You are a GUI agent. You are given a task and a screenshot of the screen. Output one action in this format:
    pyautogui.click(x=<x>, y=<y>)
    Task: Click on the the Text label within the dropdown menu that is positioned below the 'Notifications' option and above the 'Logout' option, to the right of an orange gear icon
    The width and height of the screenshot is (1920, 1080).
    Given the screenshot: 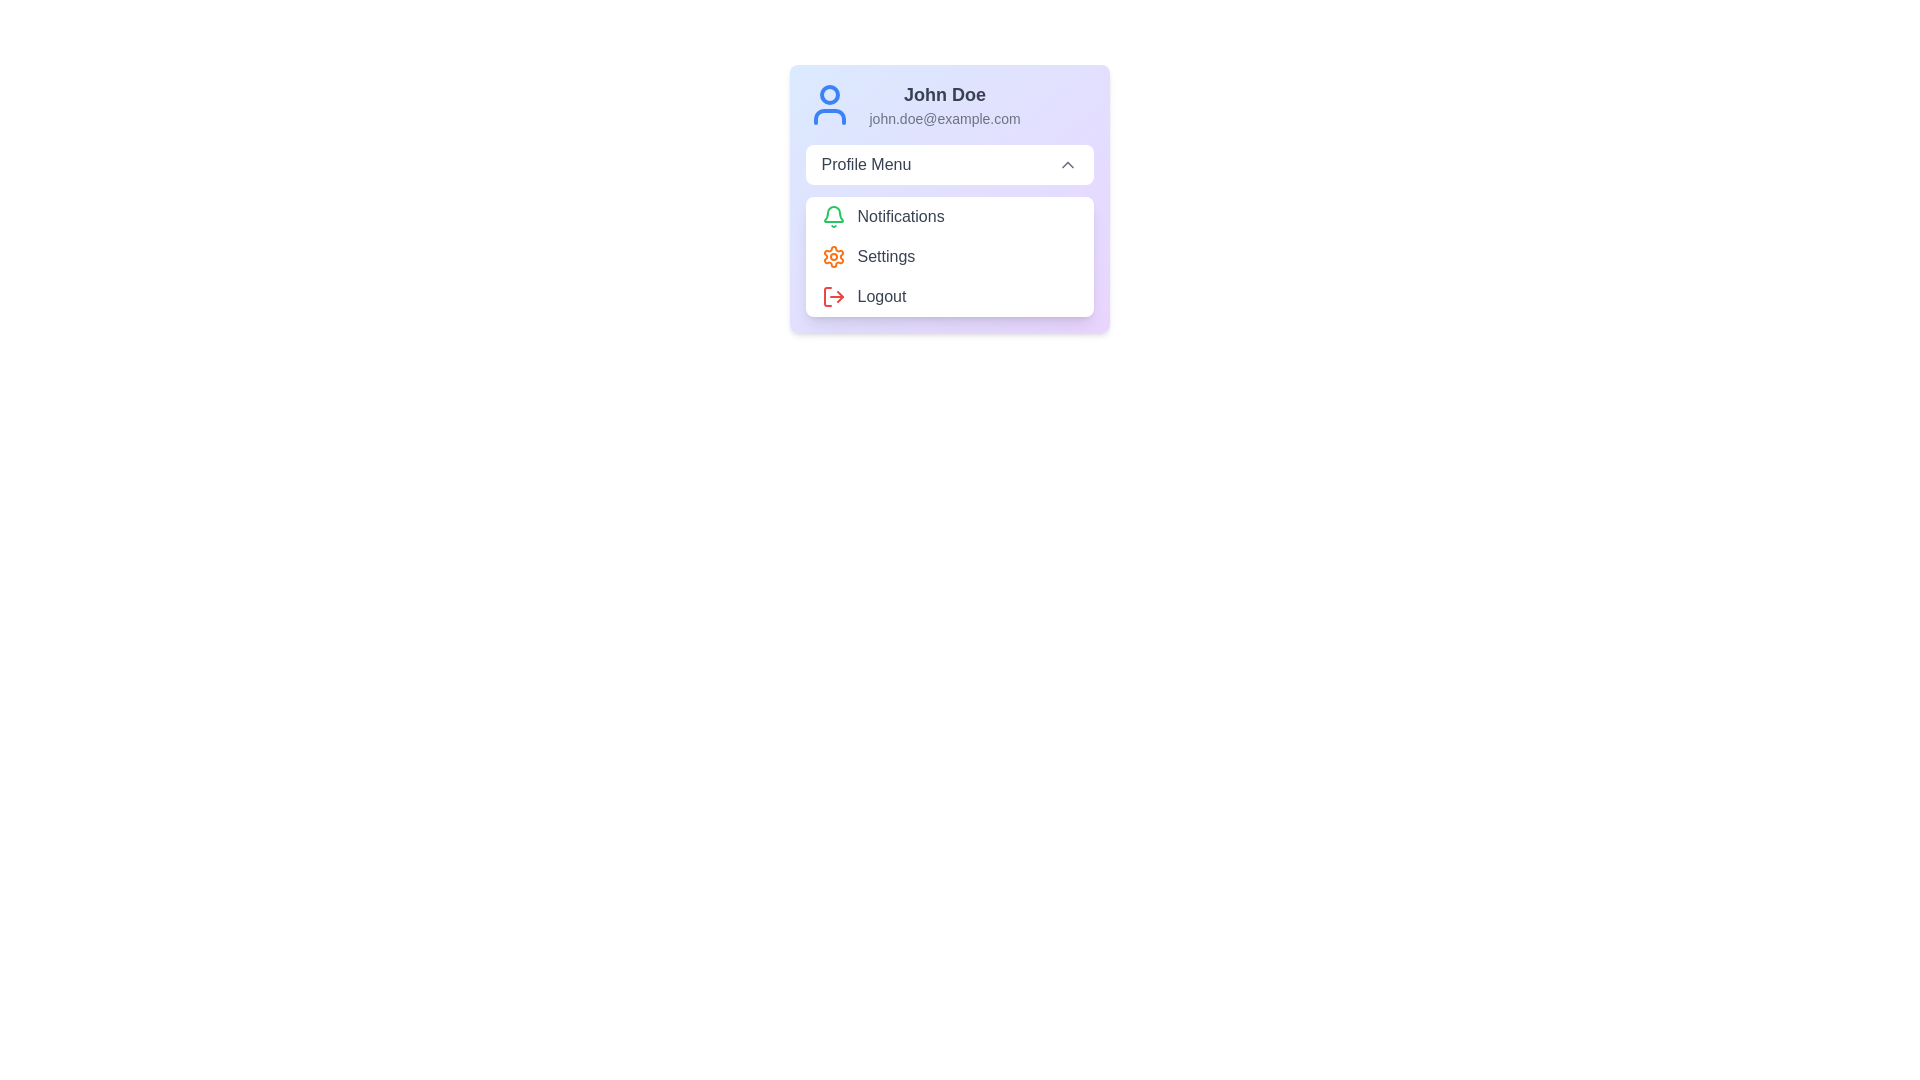 What is the action you would take?
    pyautogui.click(x=885, y=256)
    